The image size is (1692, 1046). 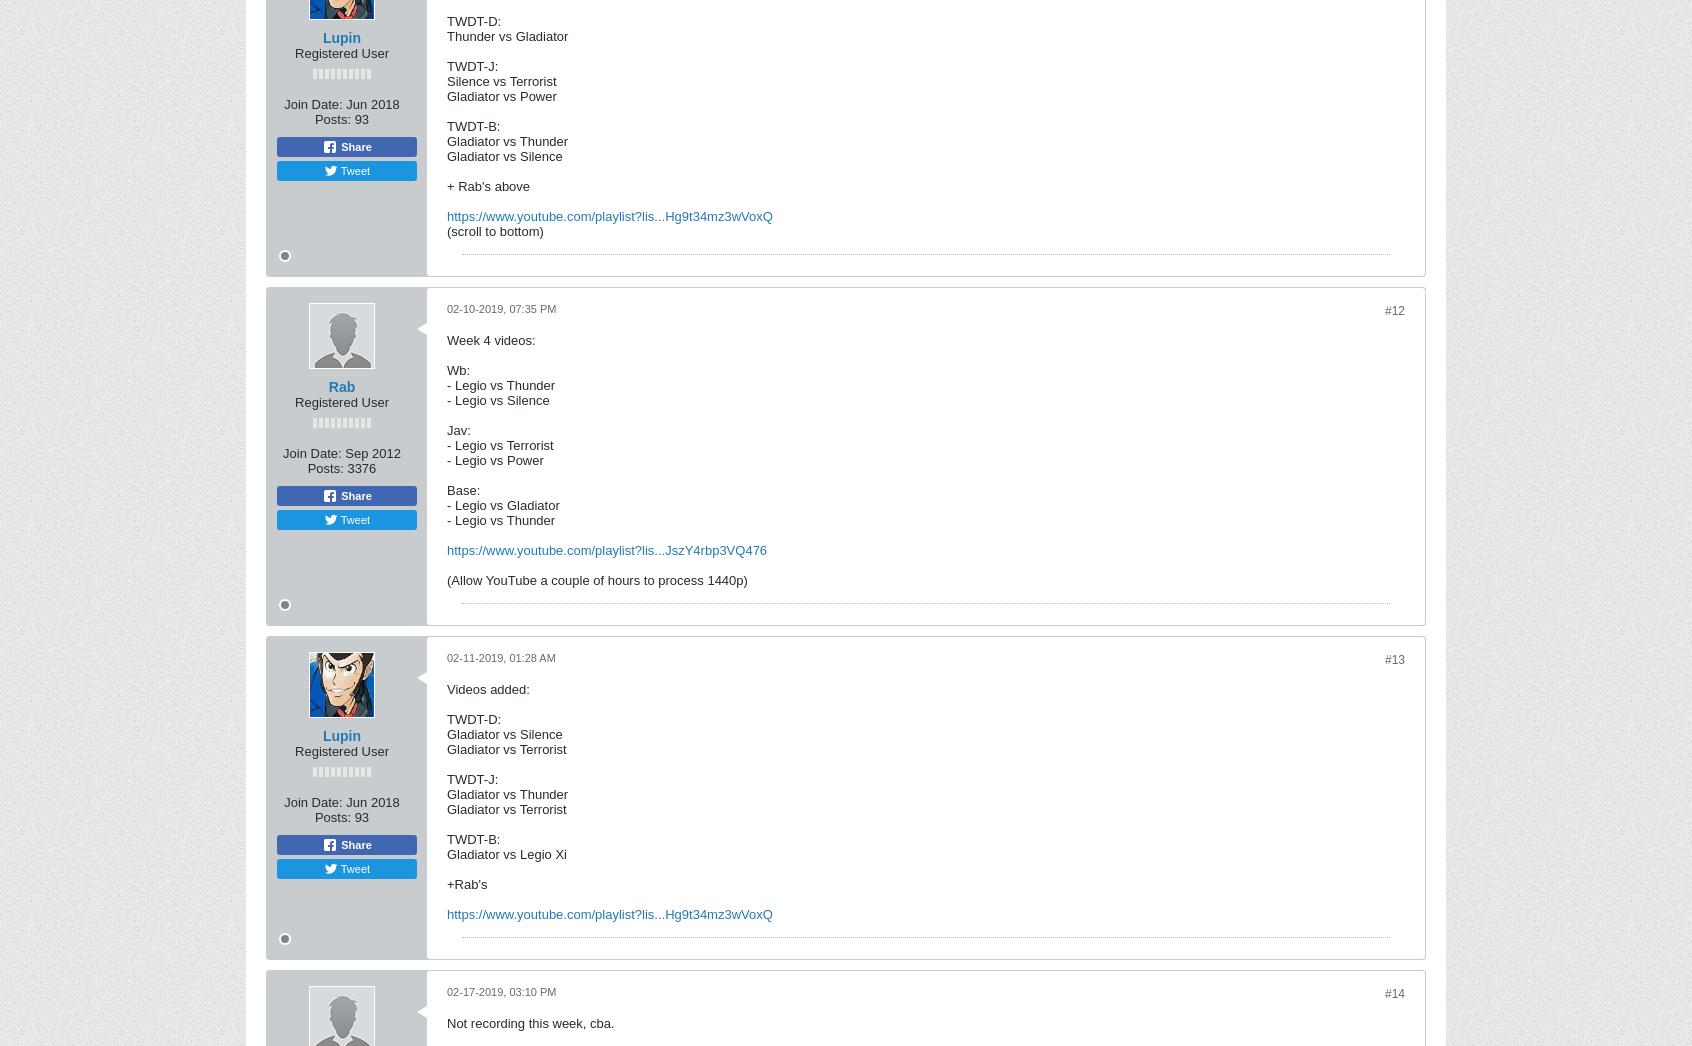 I want to click on 'Not recording this week, cba.', so click(x=530, y=1023).